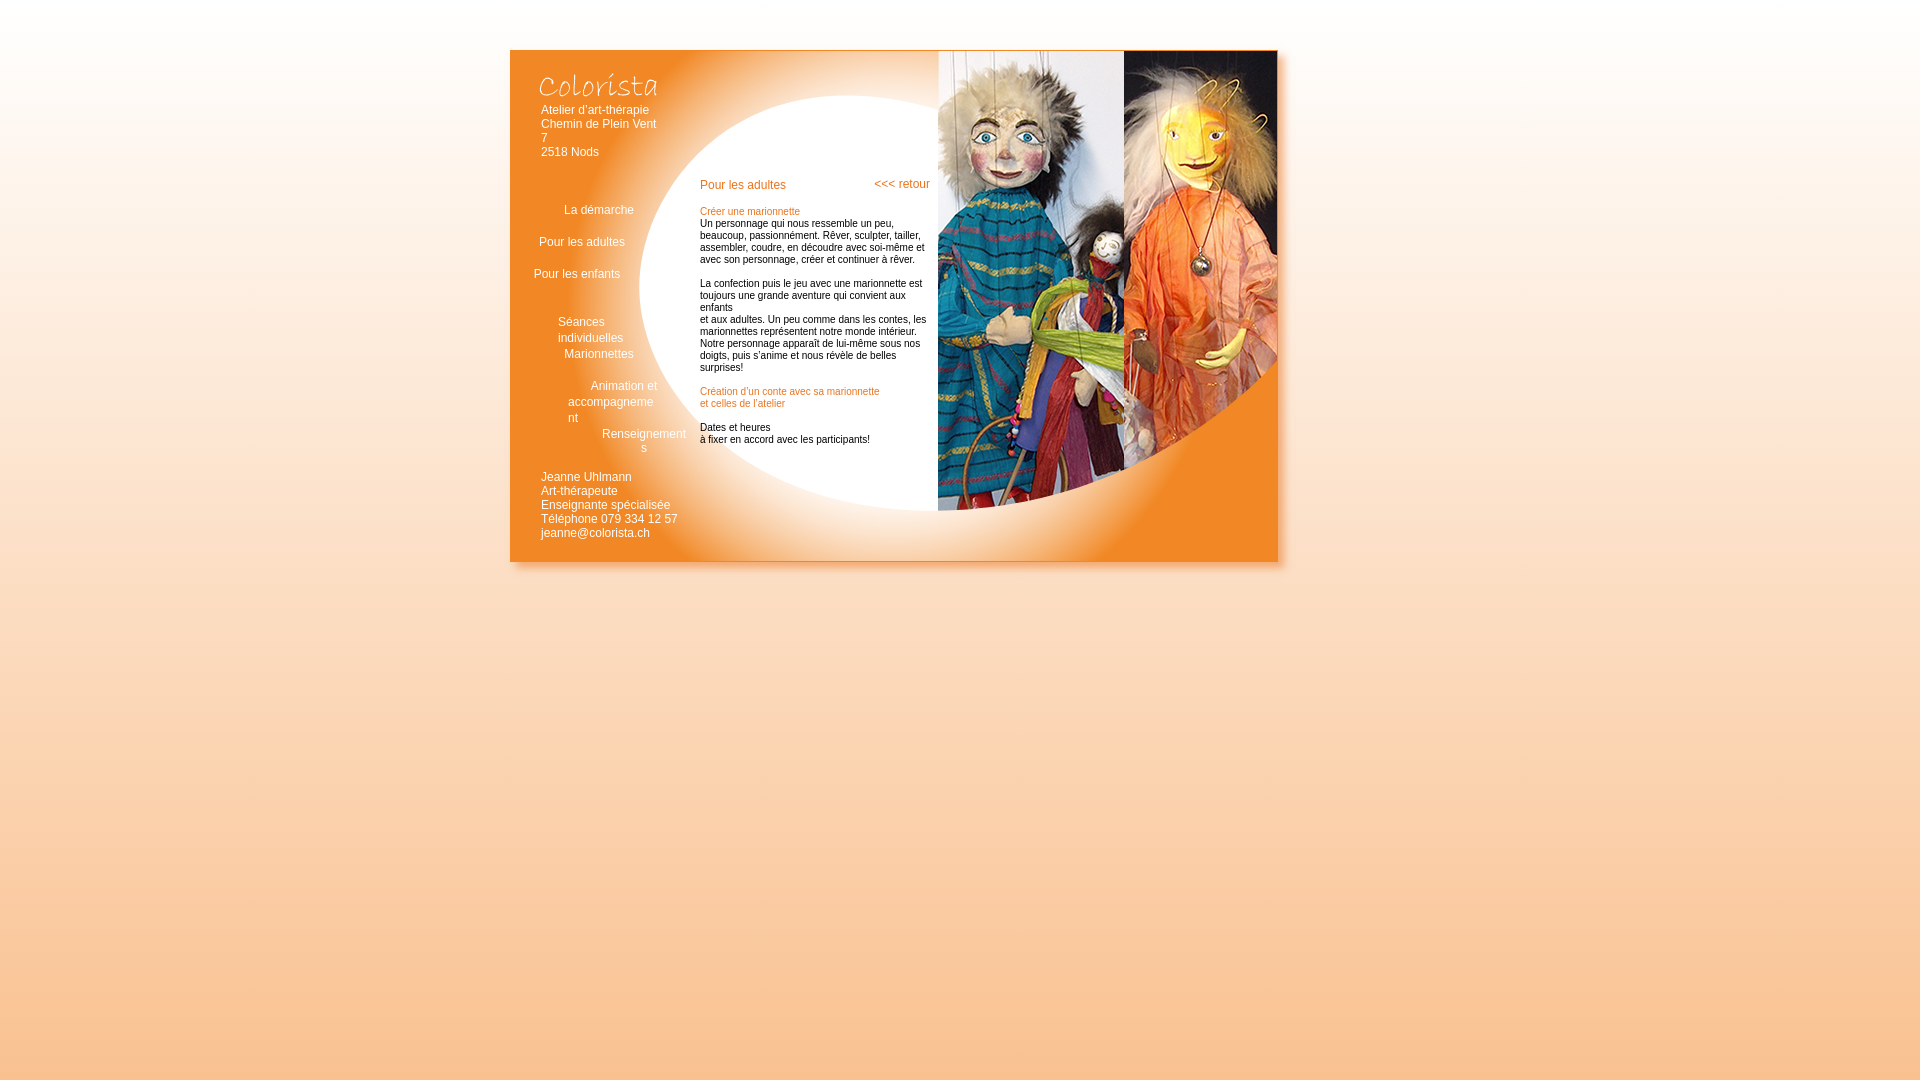 The image size is (1920, 1080). What do you see at coordinates (580, 242) in the screenshot?
I see `'Pour les adultes'` at bounding box center [580, 242].